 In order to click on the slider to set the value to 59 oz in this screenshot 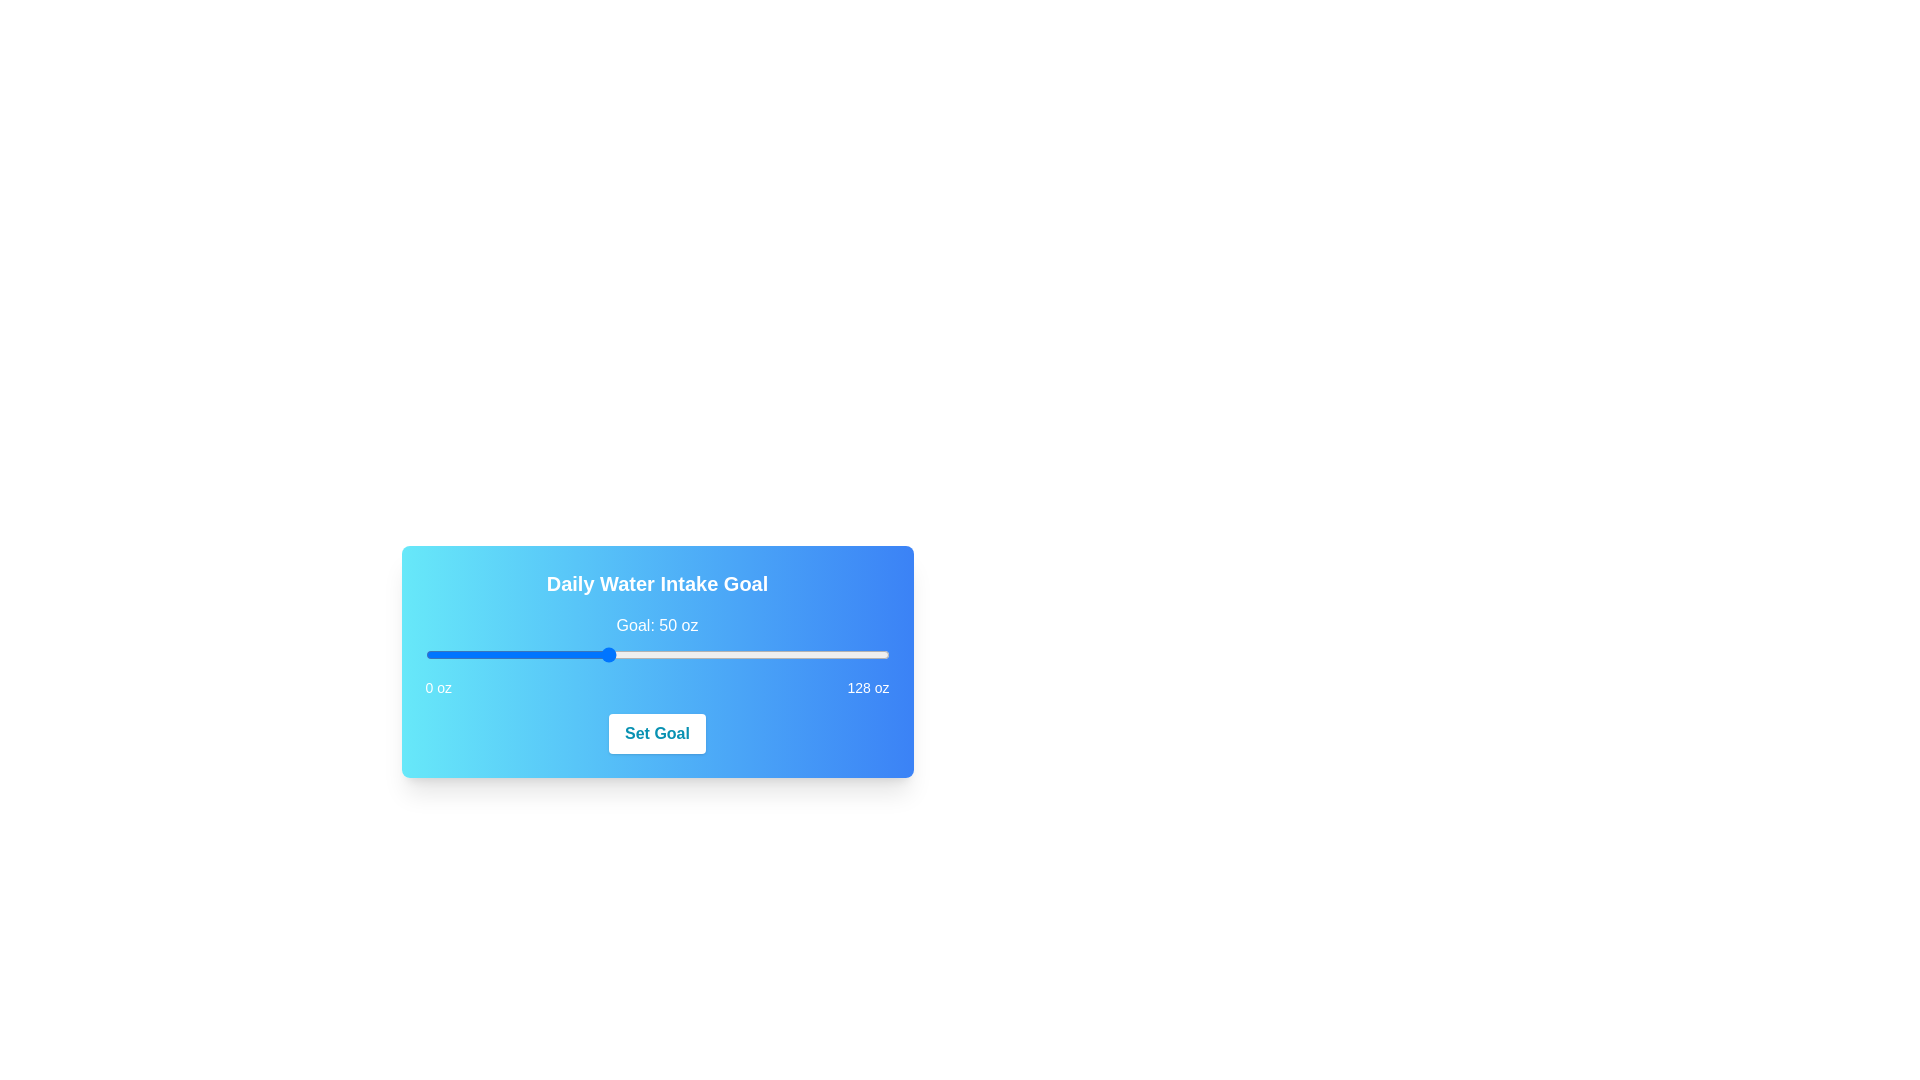, I will do `click(638, 655)`.